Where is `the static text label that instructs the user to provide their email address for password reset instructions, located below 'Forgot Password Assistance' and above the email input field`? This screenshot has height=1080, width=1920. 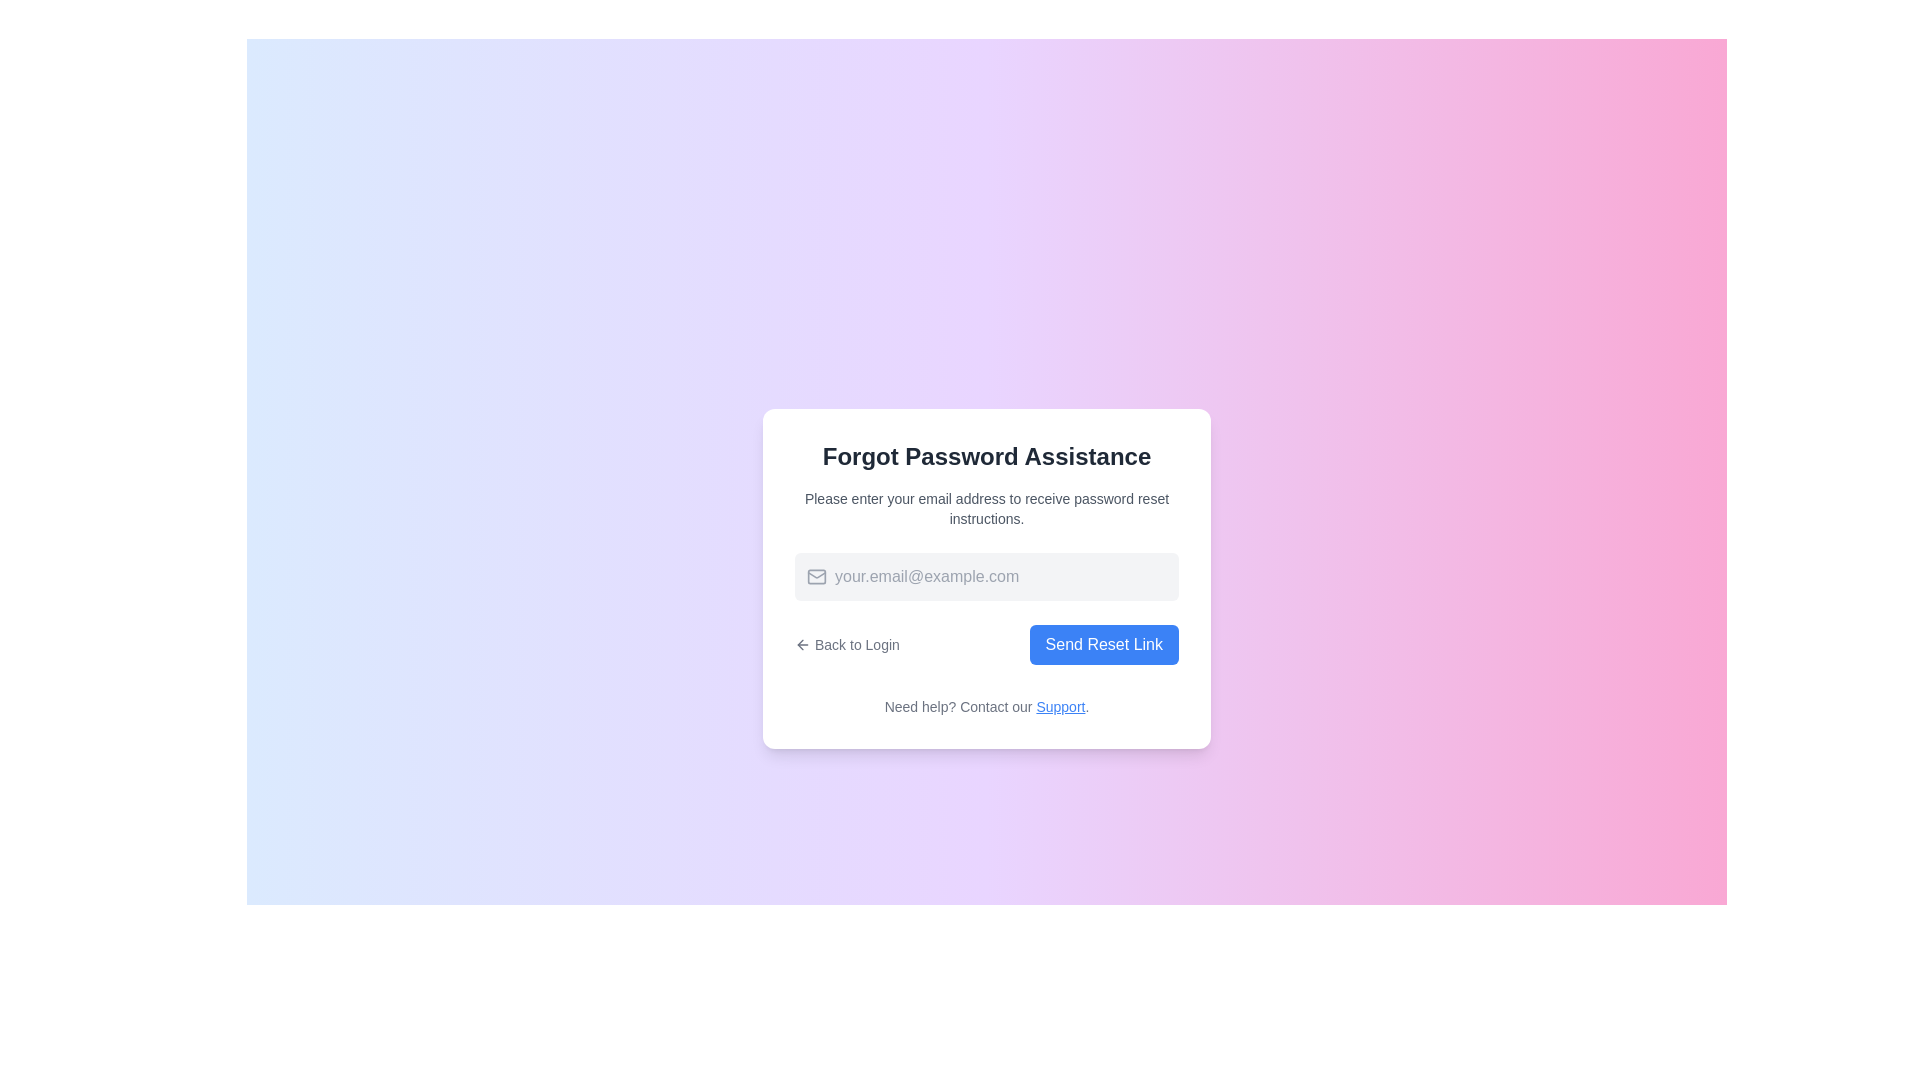 the static text label that instructs the user to provide their email address for password reset instructions, located below 'Forgot Password Assistance' and above the email input field is located at coordinates (987, 508).